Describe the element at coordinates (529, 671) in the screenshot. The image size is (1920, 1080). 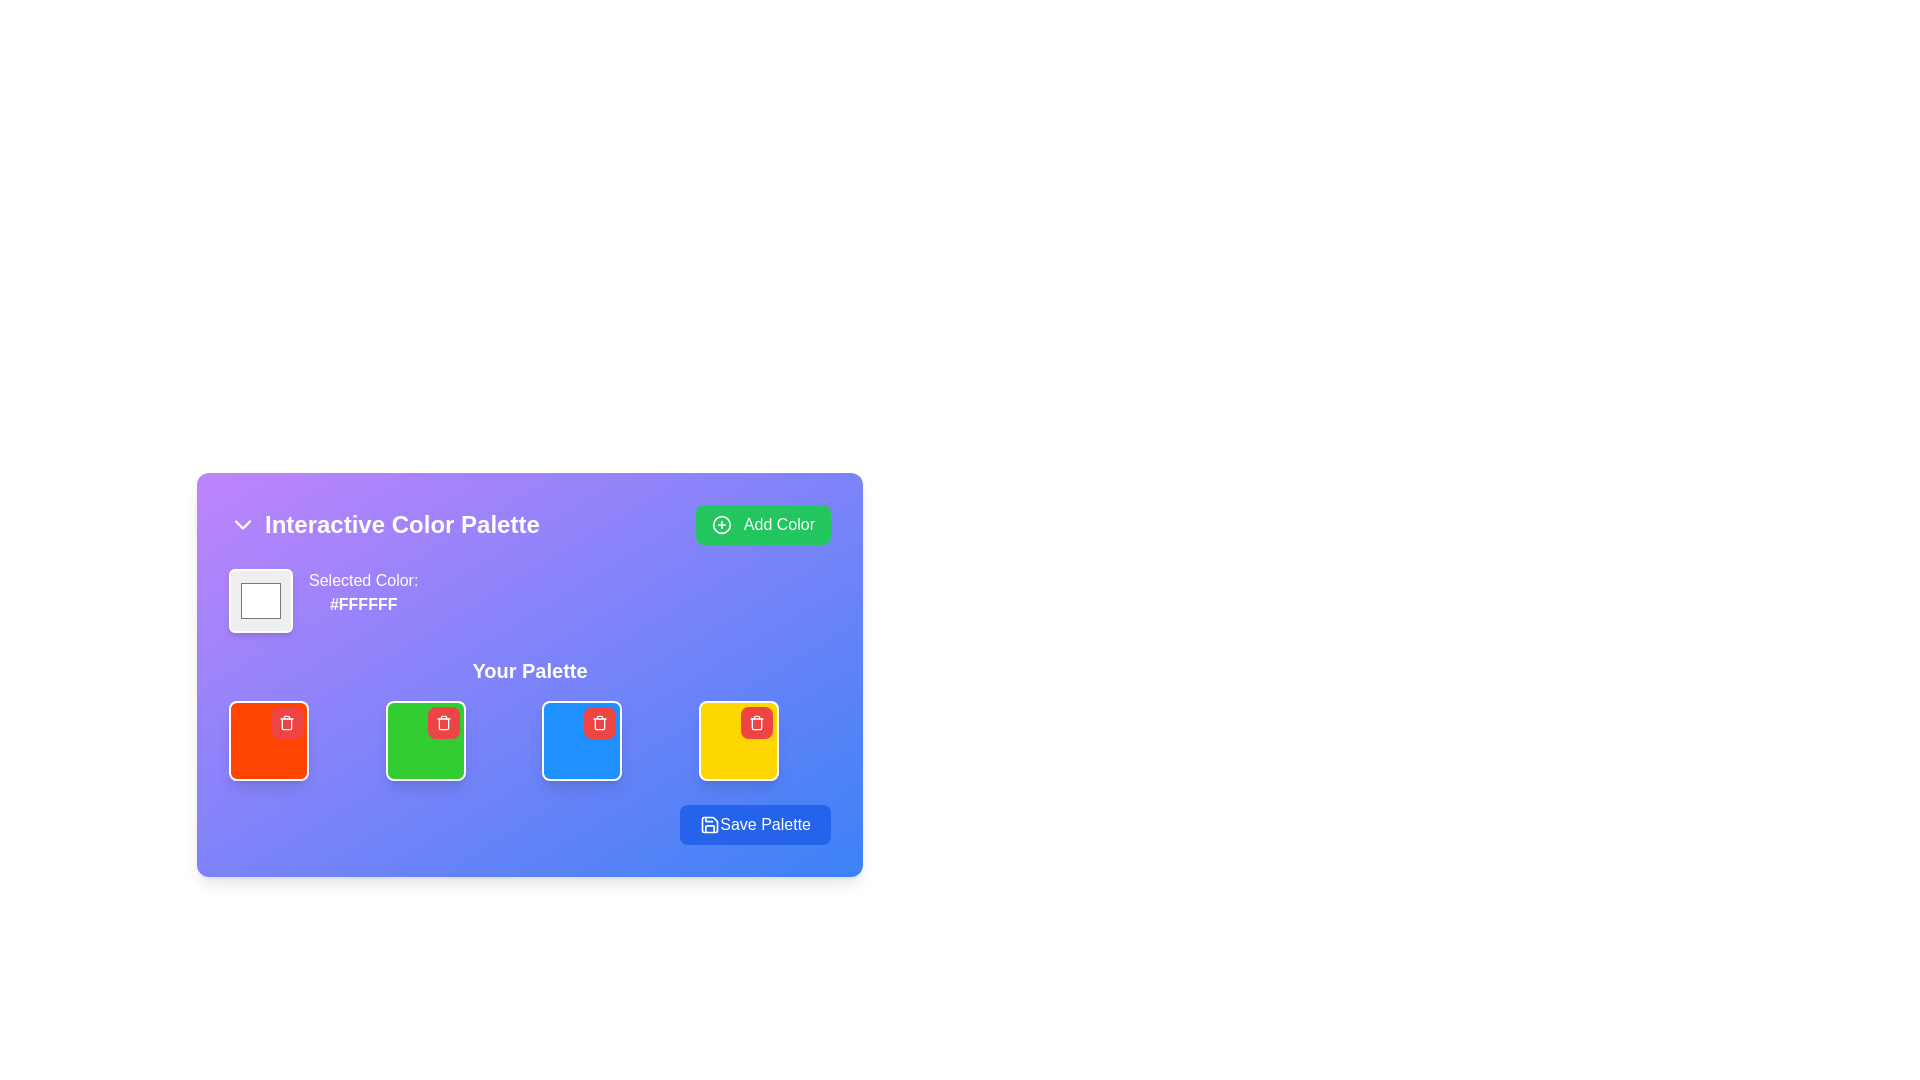
I see `the centrally positioned text label that identifies the user's selected color palette above the grid layout` at that location.